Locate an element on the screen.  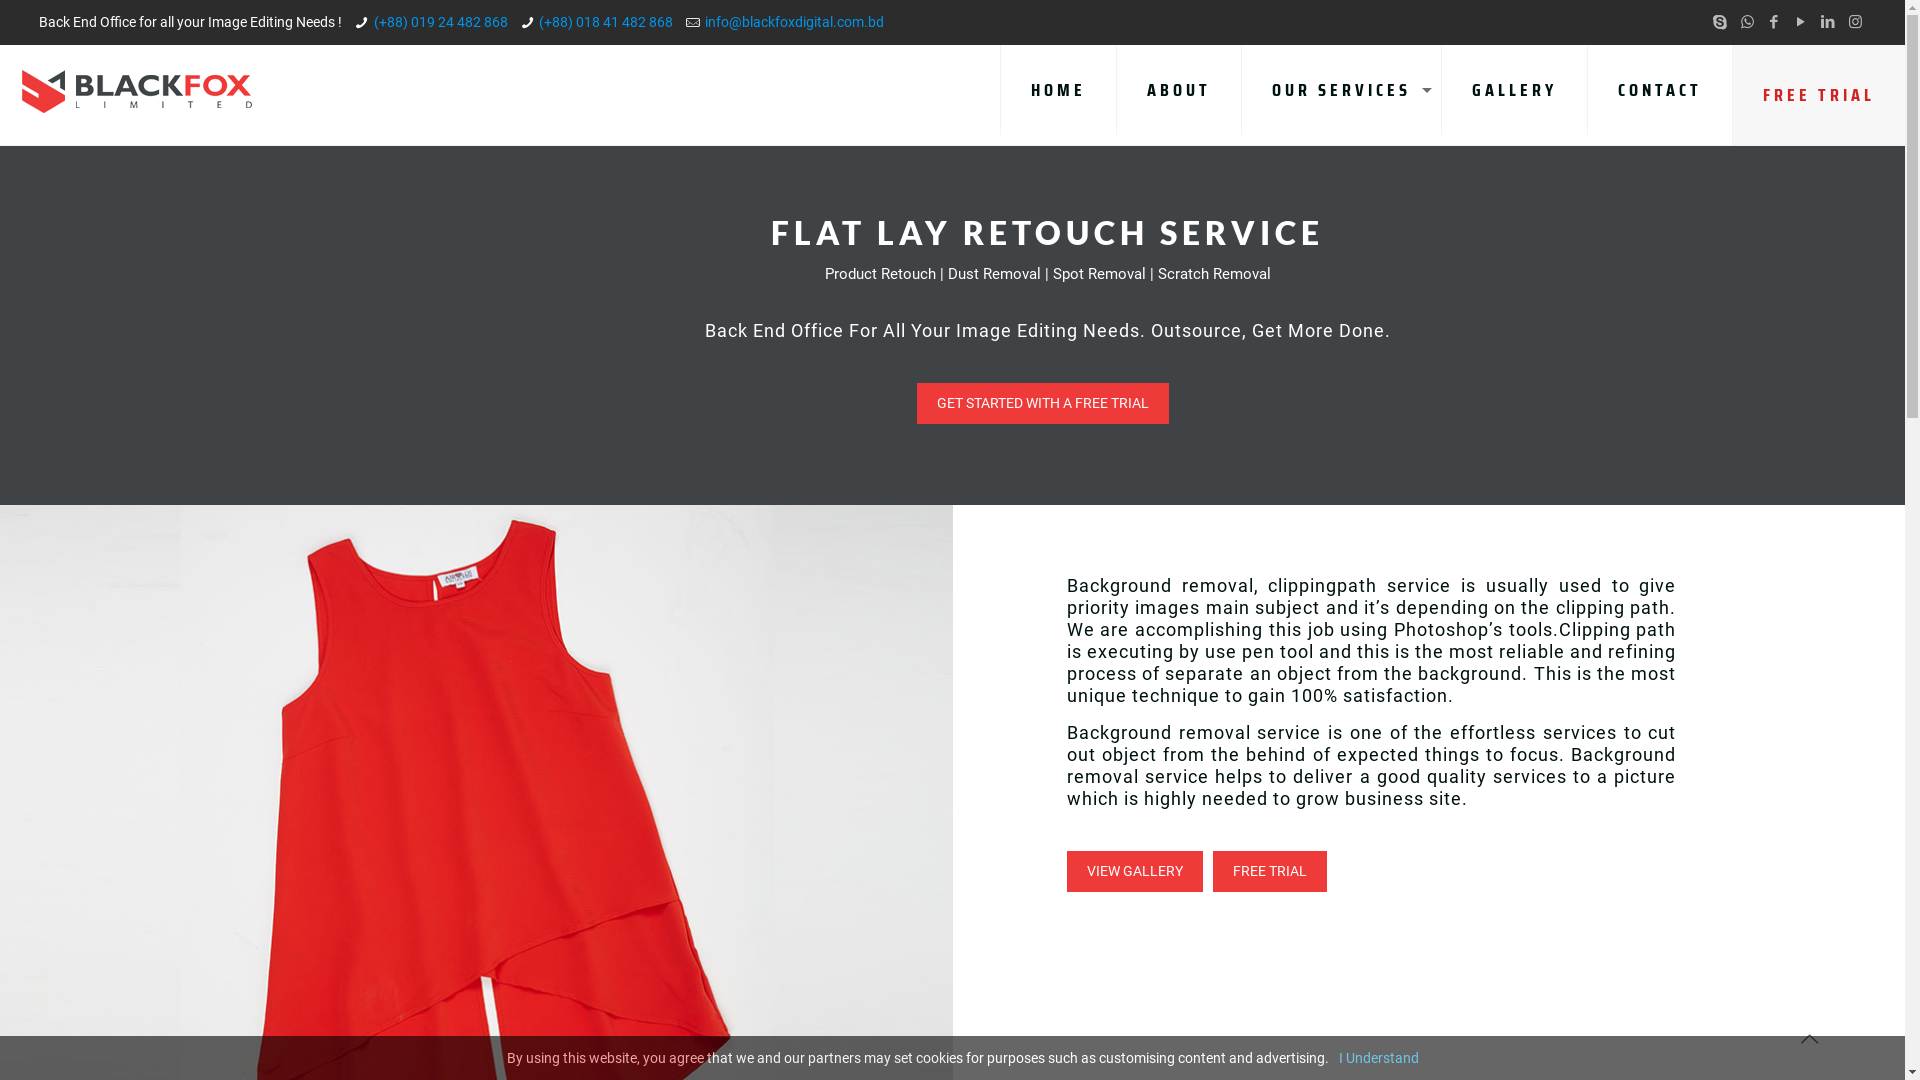
'OUR SERVICES' is located at coordinates (1342, 88).